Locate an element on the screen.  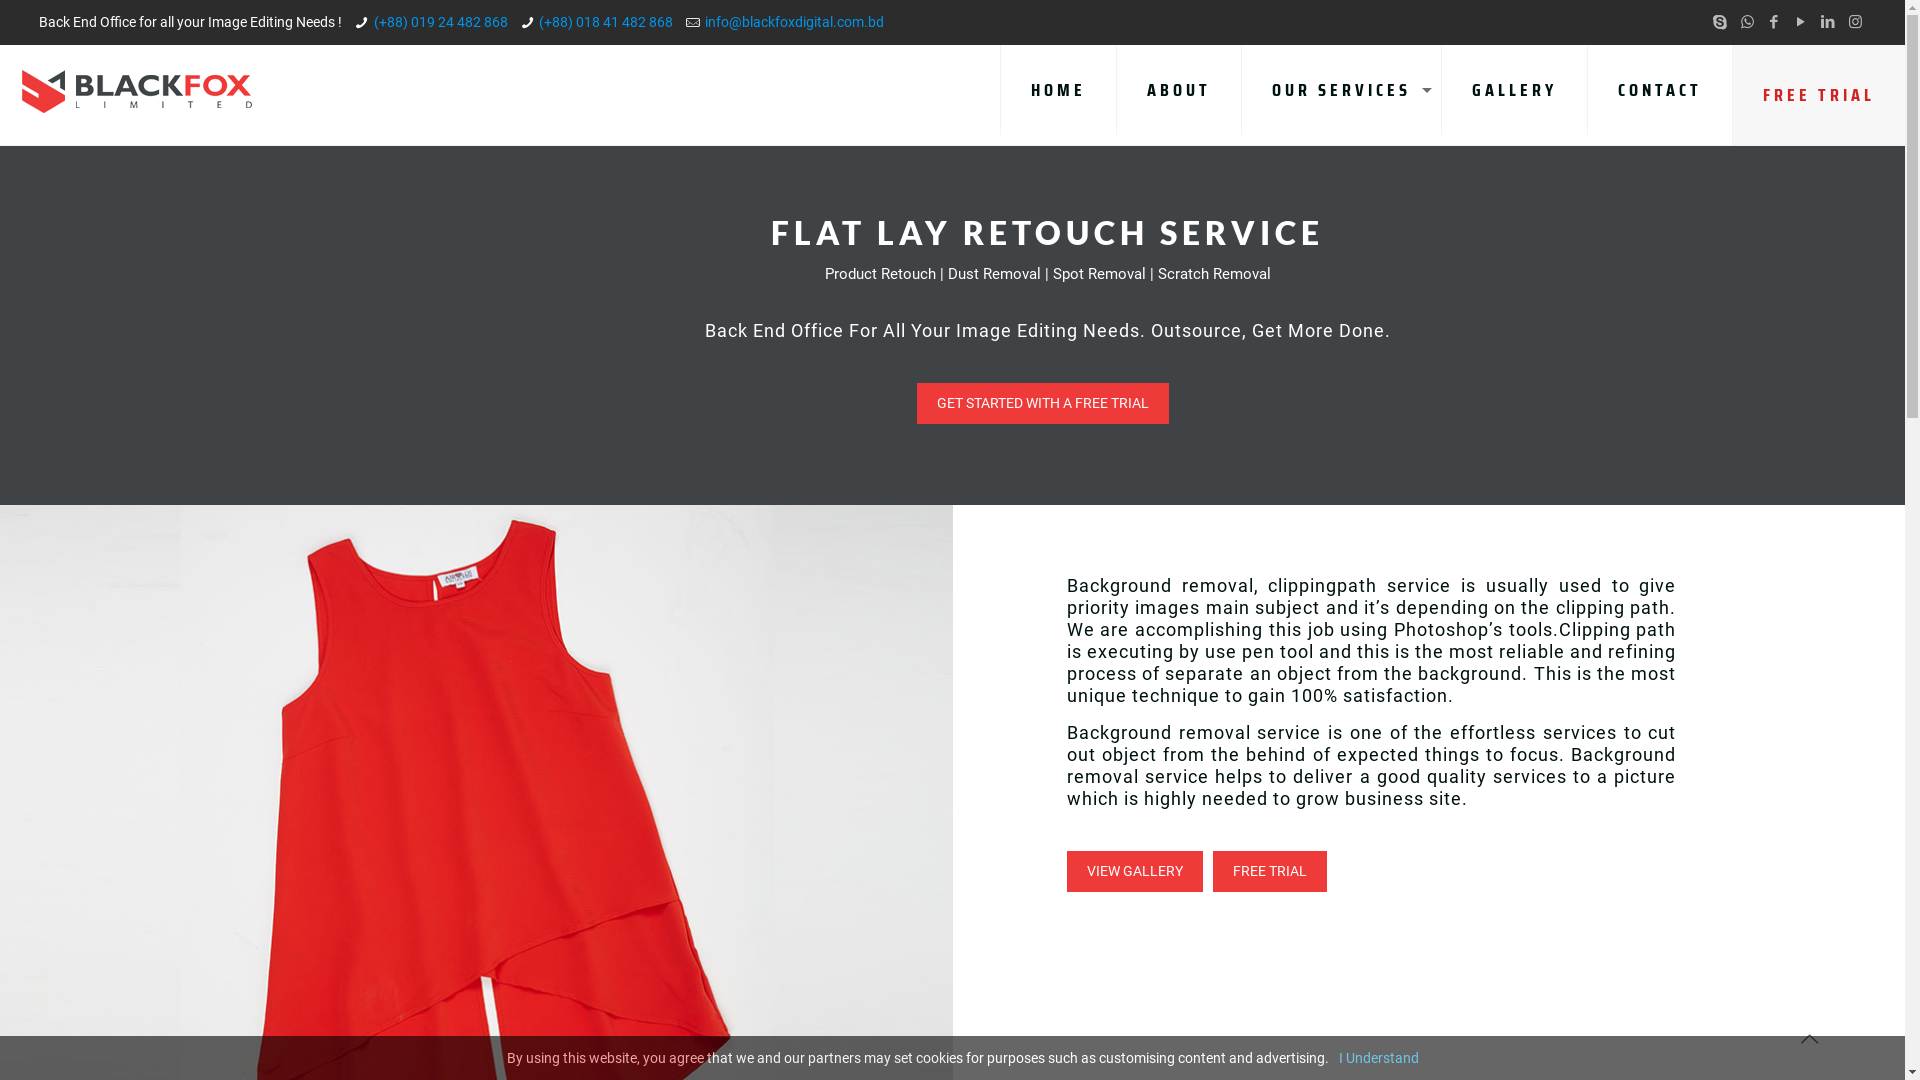
'OUR SERVICES' is located at coordinates (1342, 88).